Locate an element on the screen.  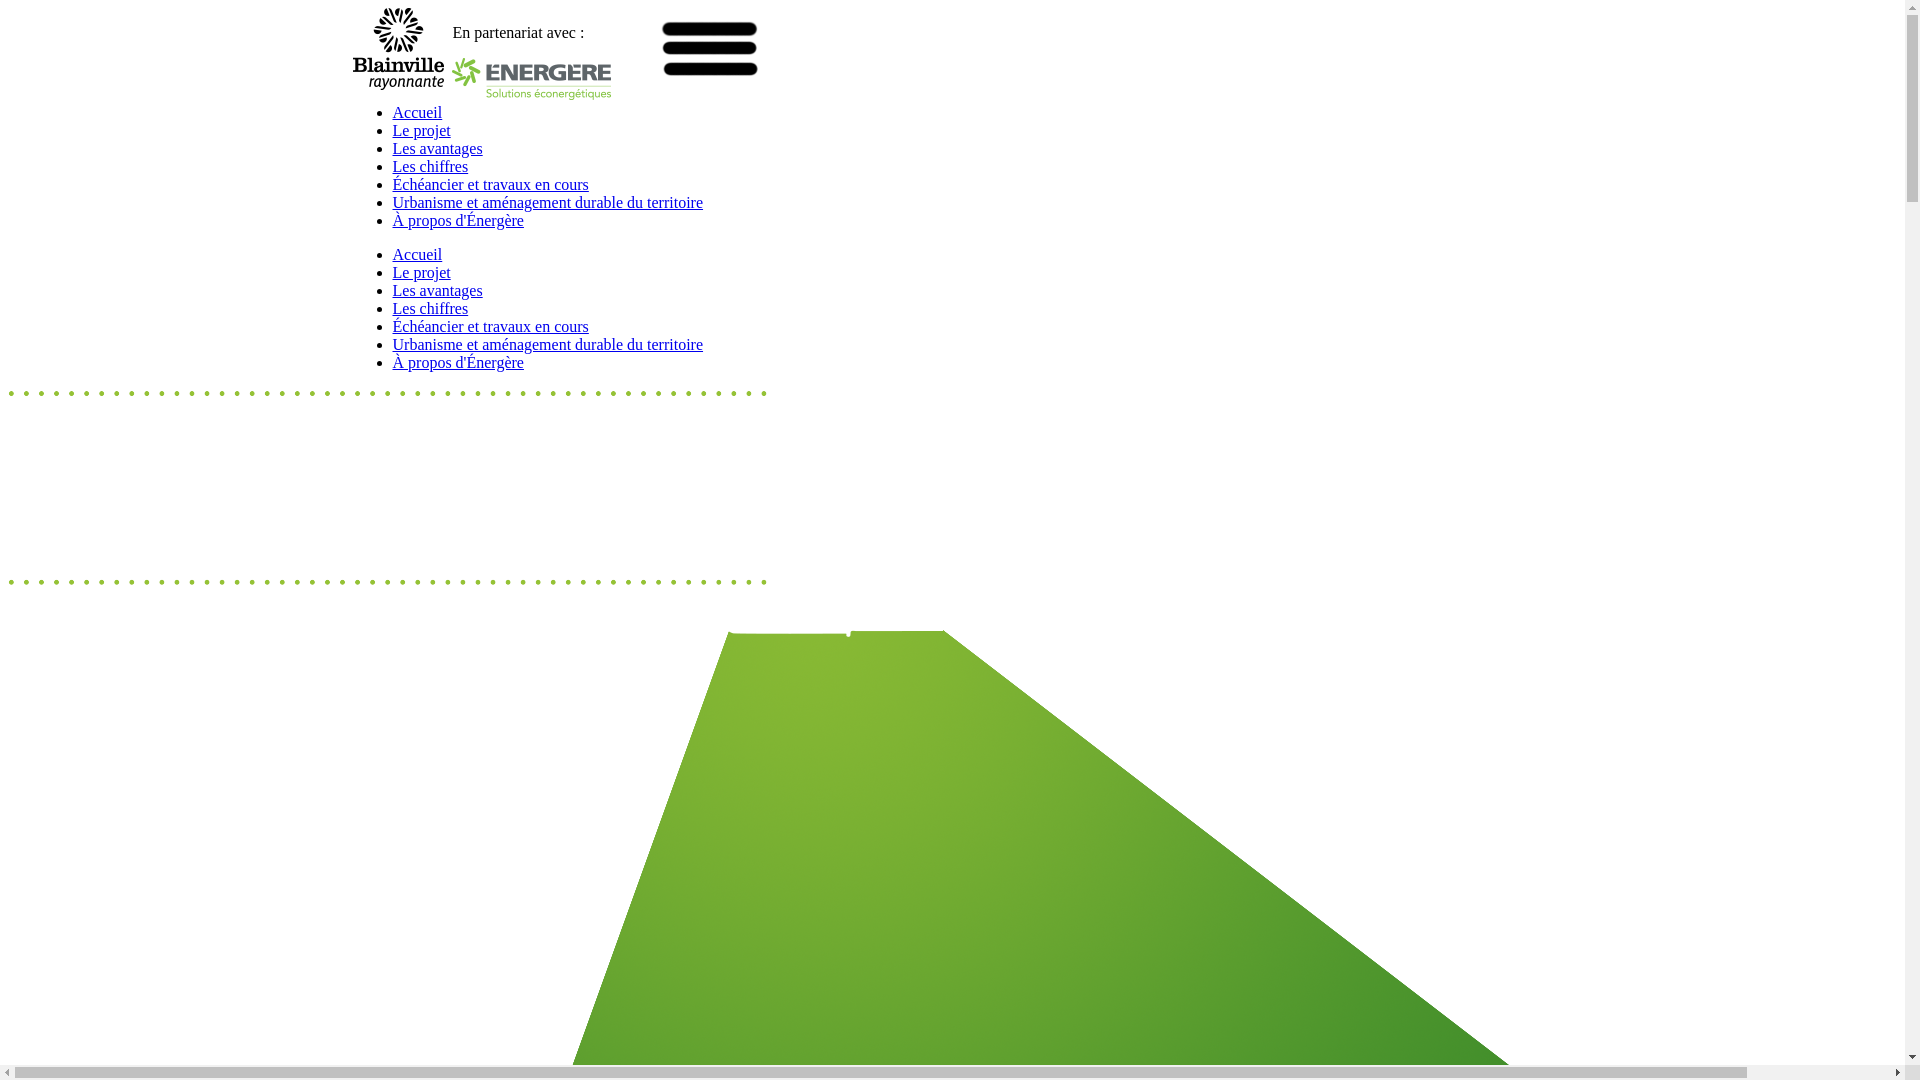
'Le projet' is located at coordinates (420, 130).